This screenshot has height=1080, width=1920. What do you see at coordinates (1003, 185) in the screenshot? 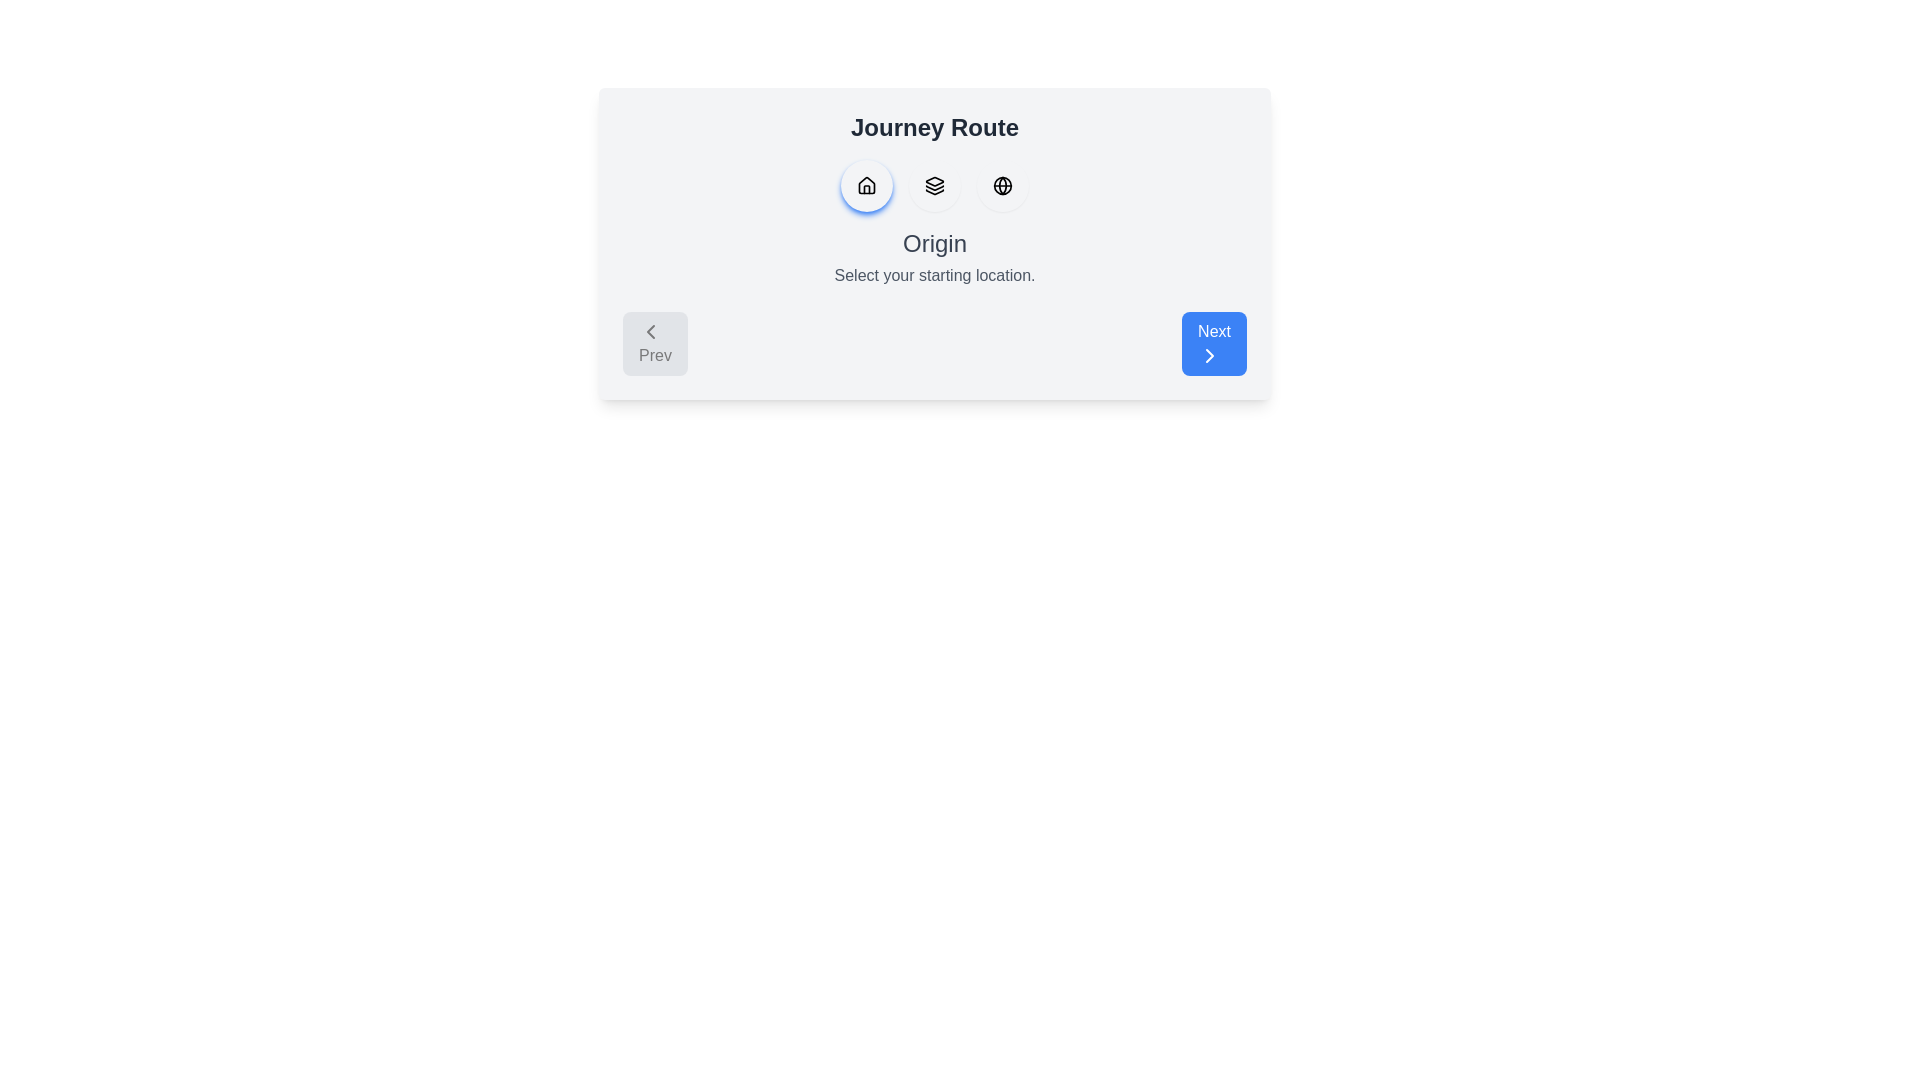
I see `the third circular icon under the 'Journey Route' heading, which represents selecting a global or geographical option in the user interface` at bounding box center [1003, 185].